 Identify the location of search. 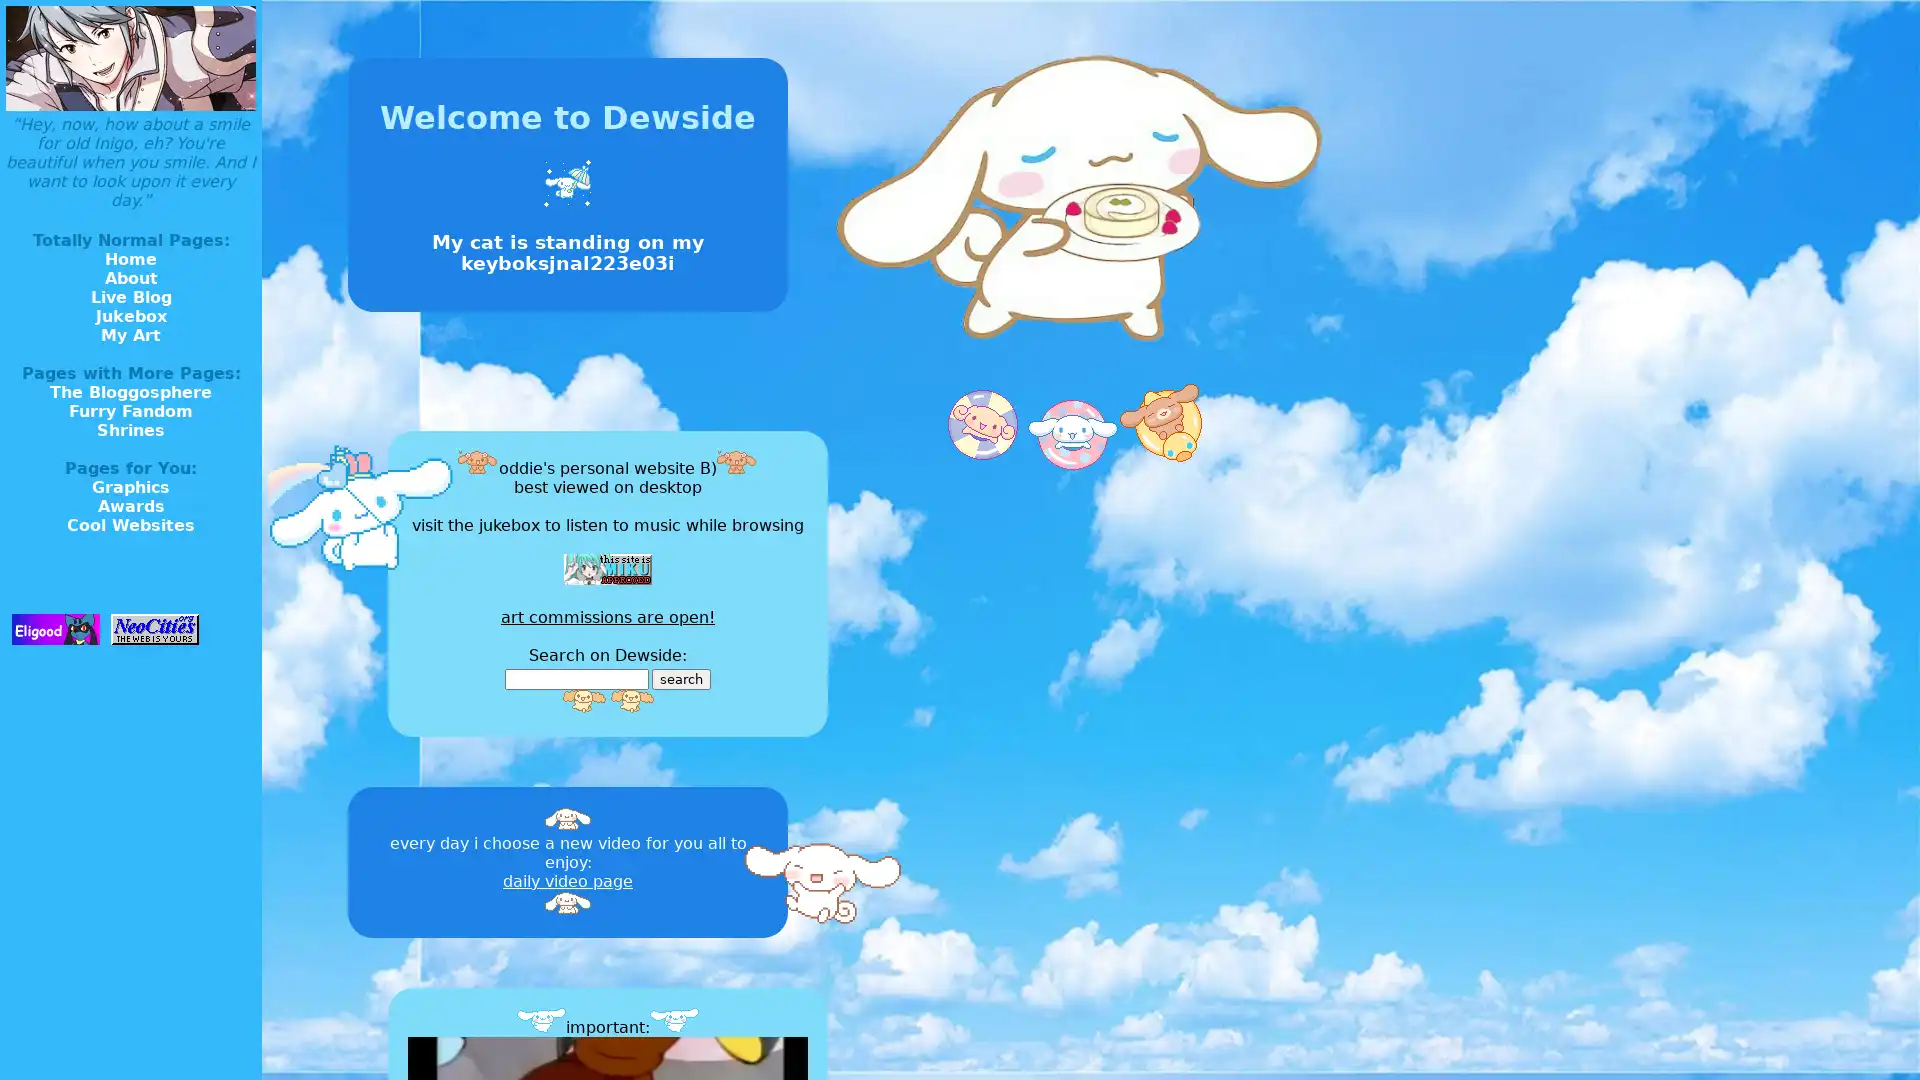
(681, 678).